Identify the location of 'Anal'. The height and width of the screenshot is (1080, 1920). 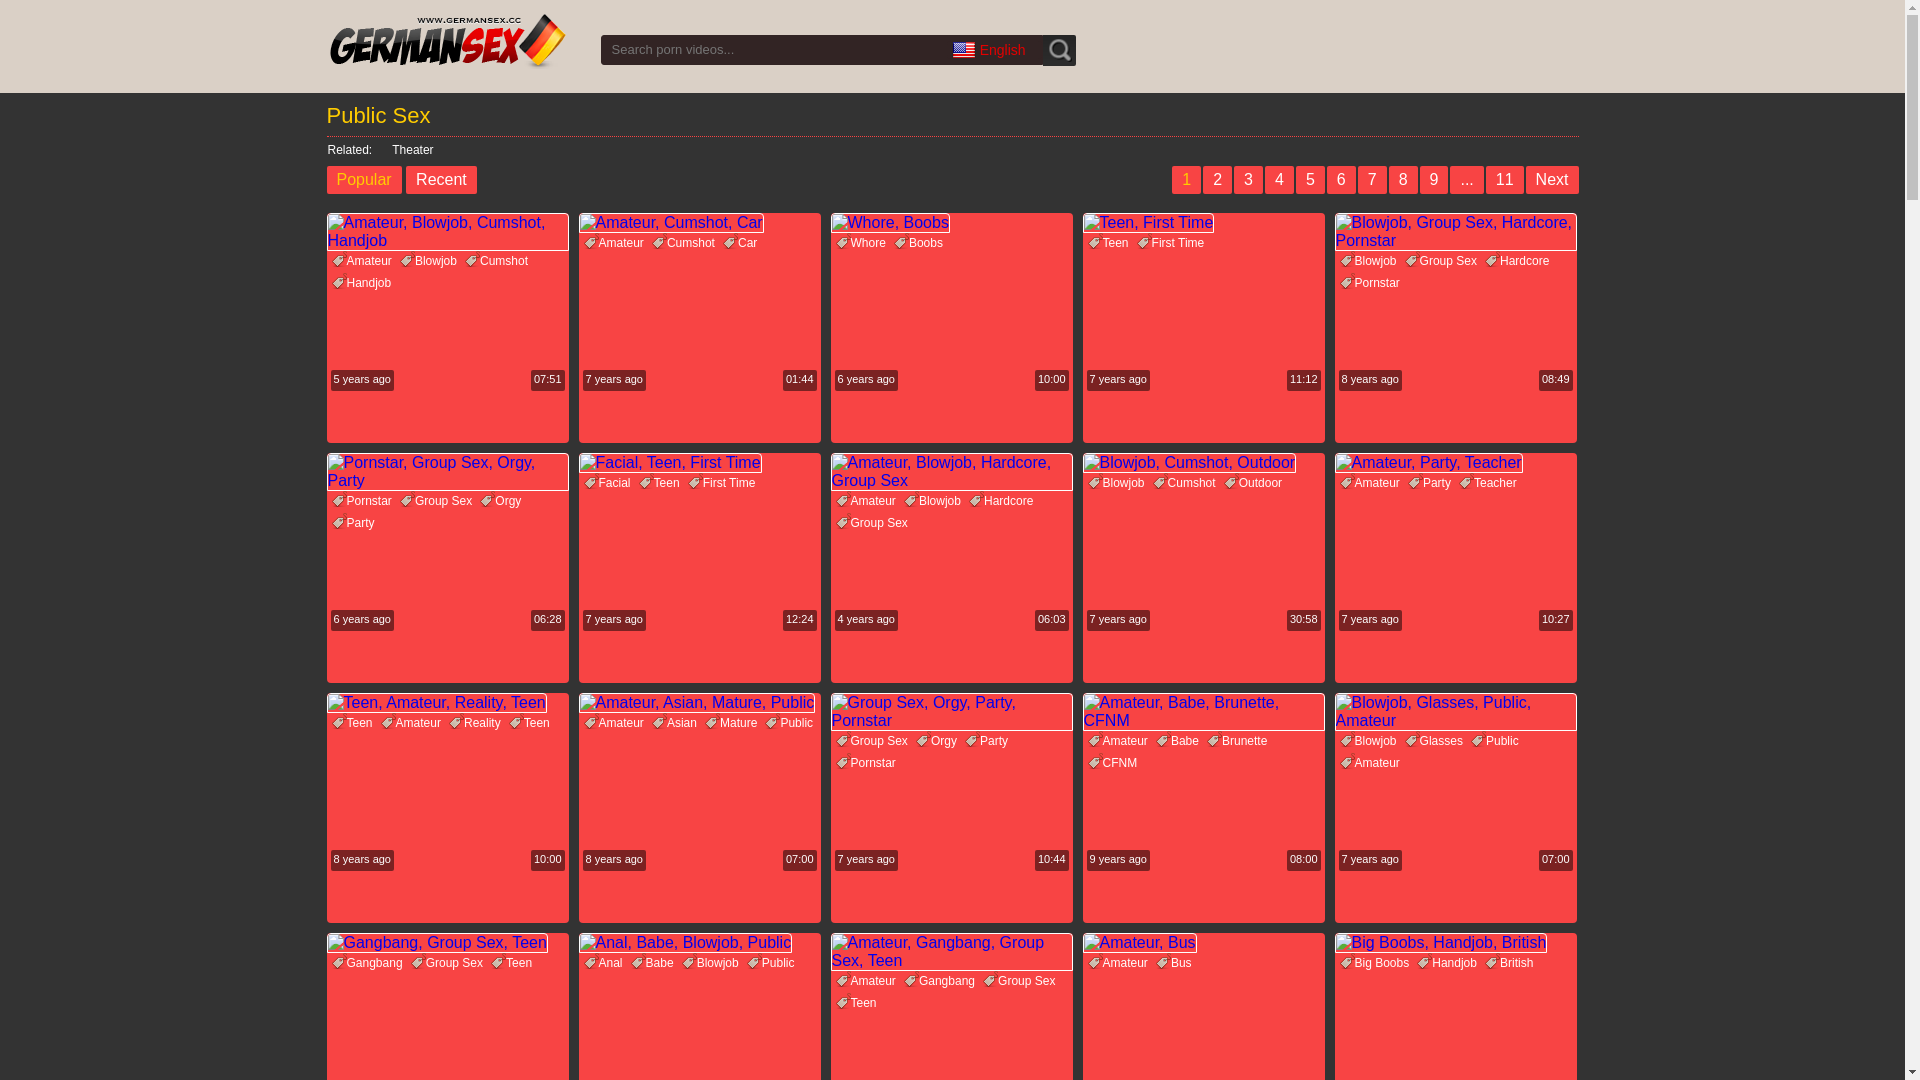
(583, 962).